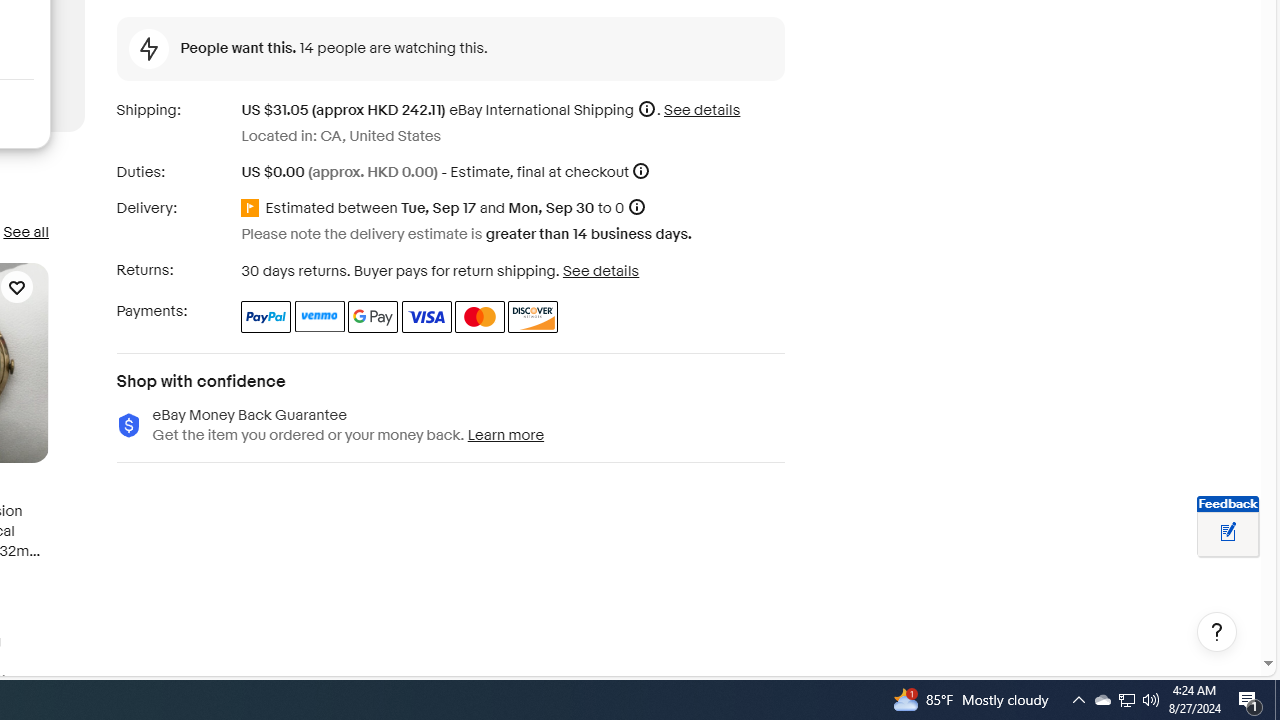 The image size is (1280, 720). I want to click on 'Visa', so click(425, 315).